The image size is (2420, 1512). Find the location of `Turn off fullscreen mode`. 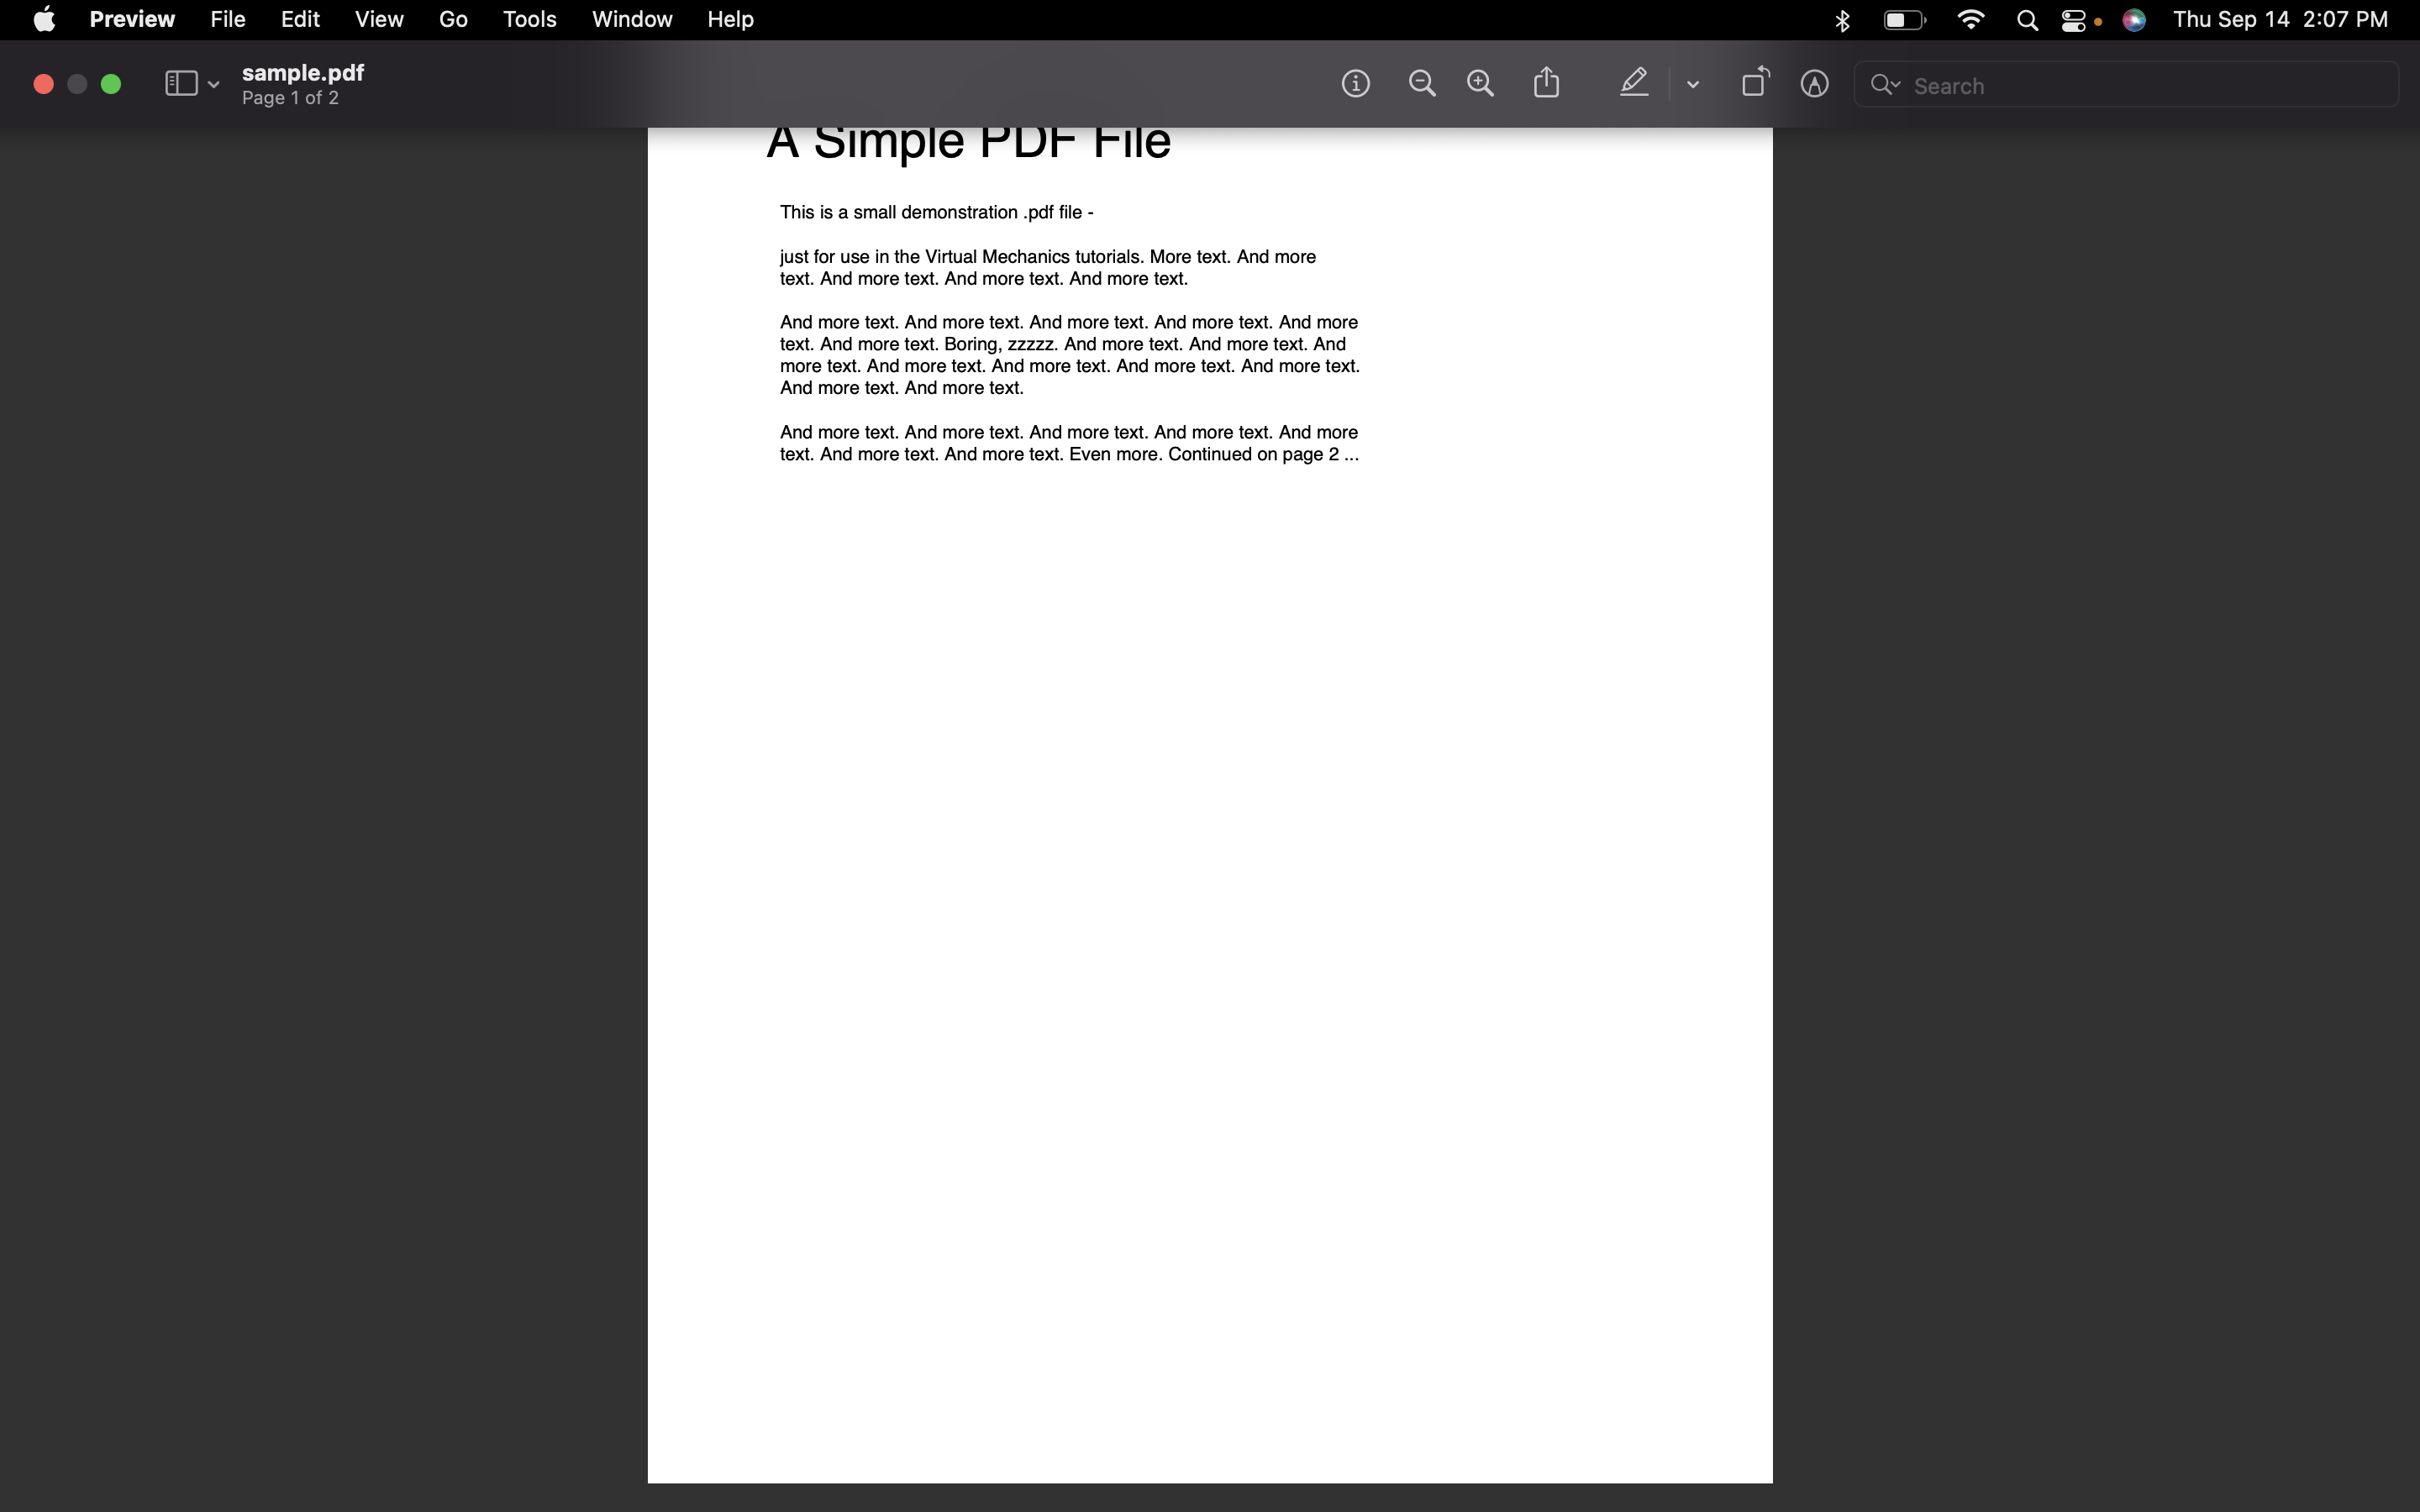

Turn off fullscreen mode is located at coordinates (109, 83).